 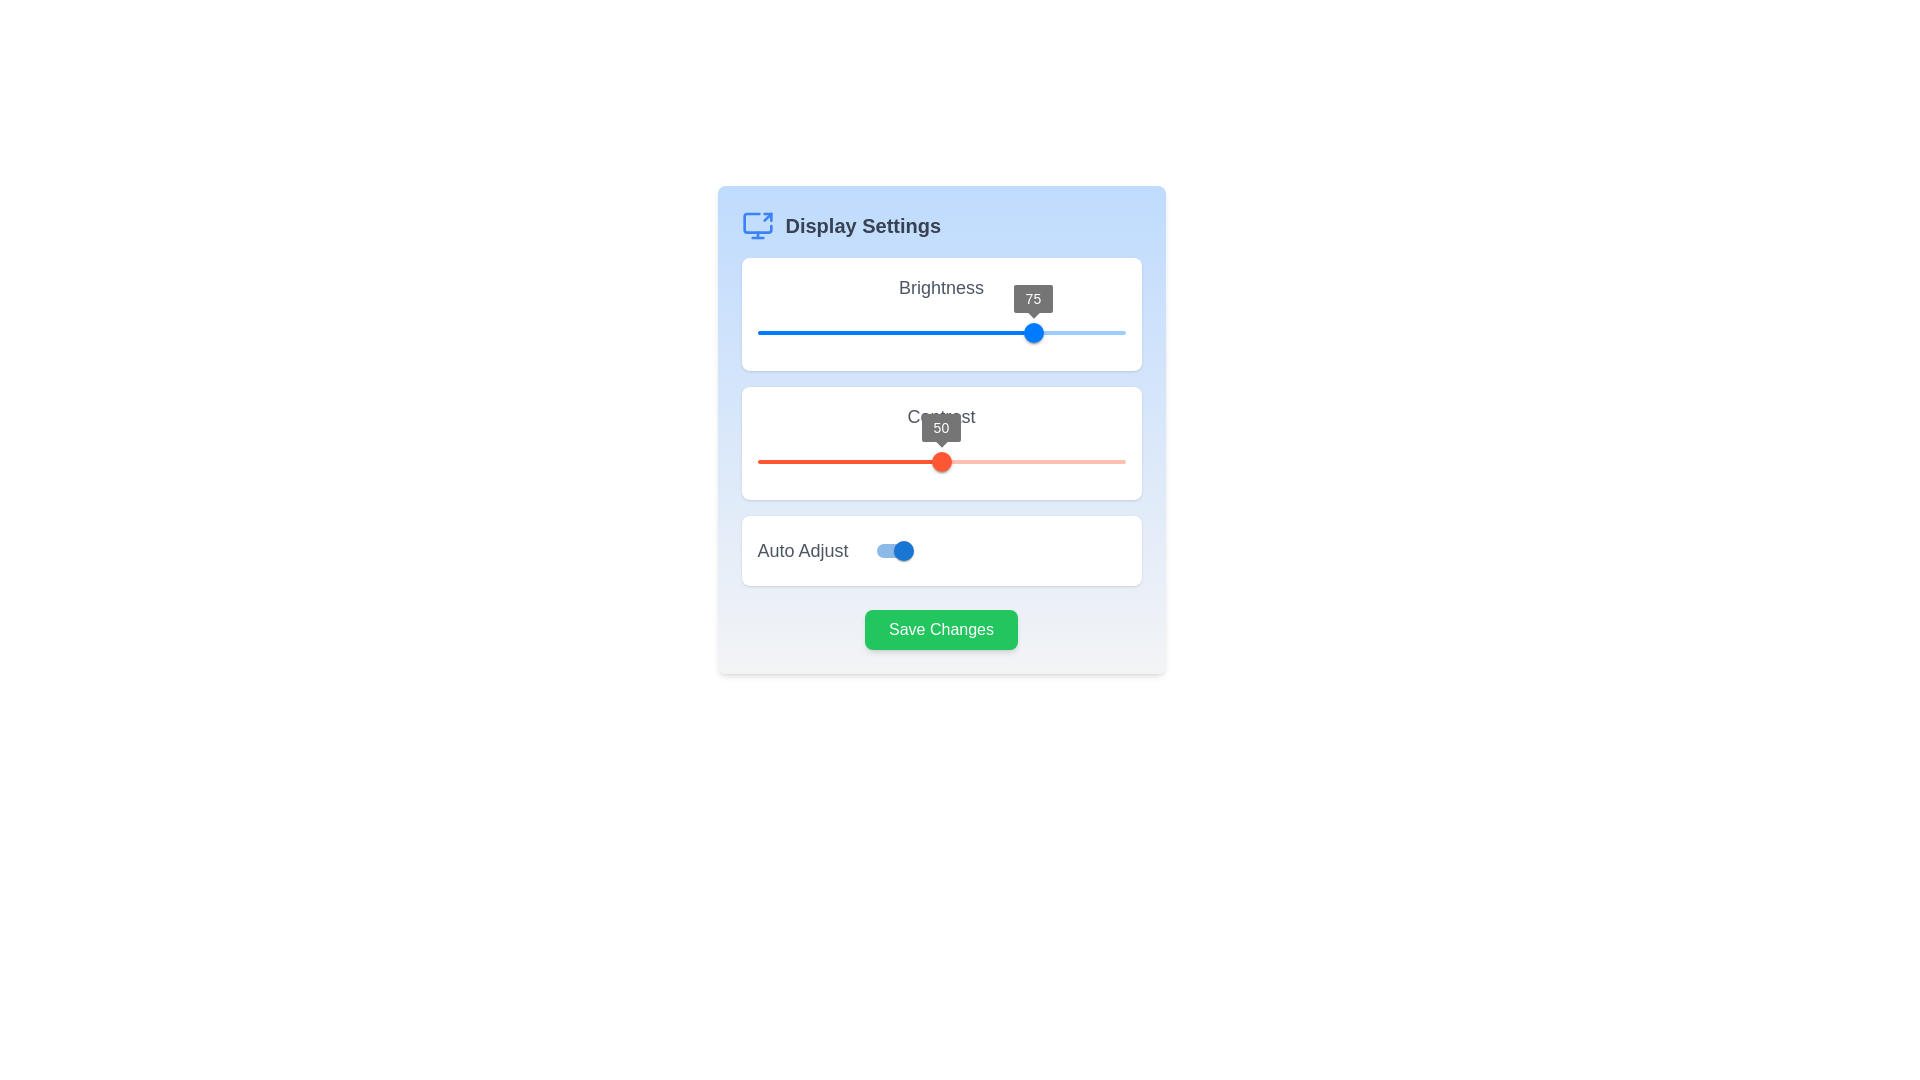 What do you see at coordinates (951, 331) in the screenshot?
I see `the brightness slider` at bounding box center [951, 331].